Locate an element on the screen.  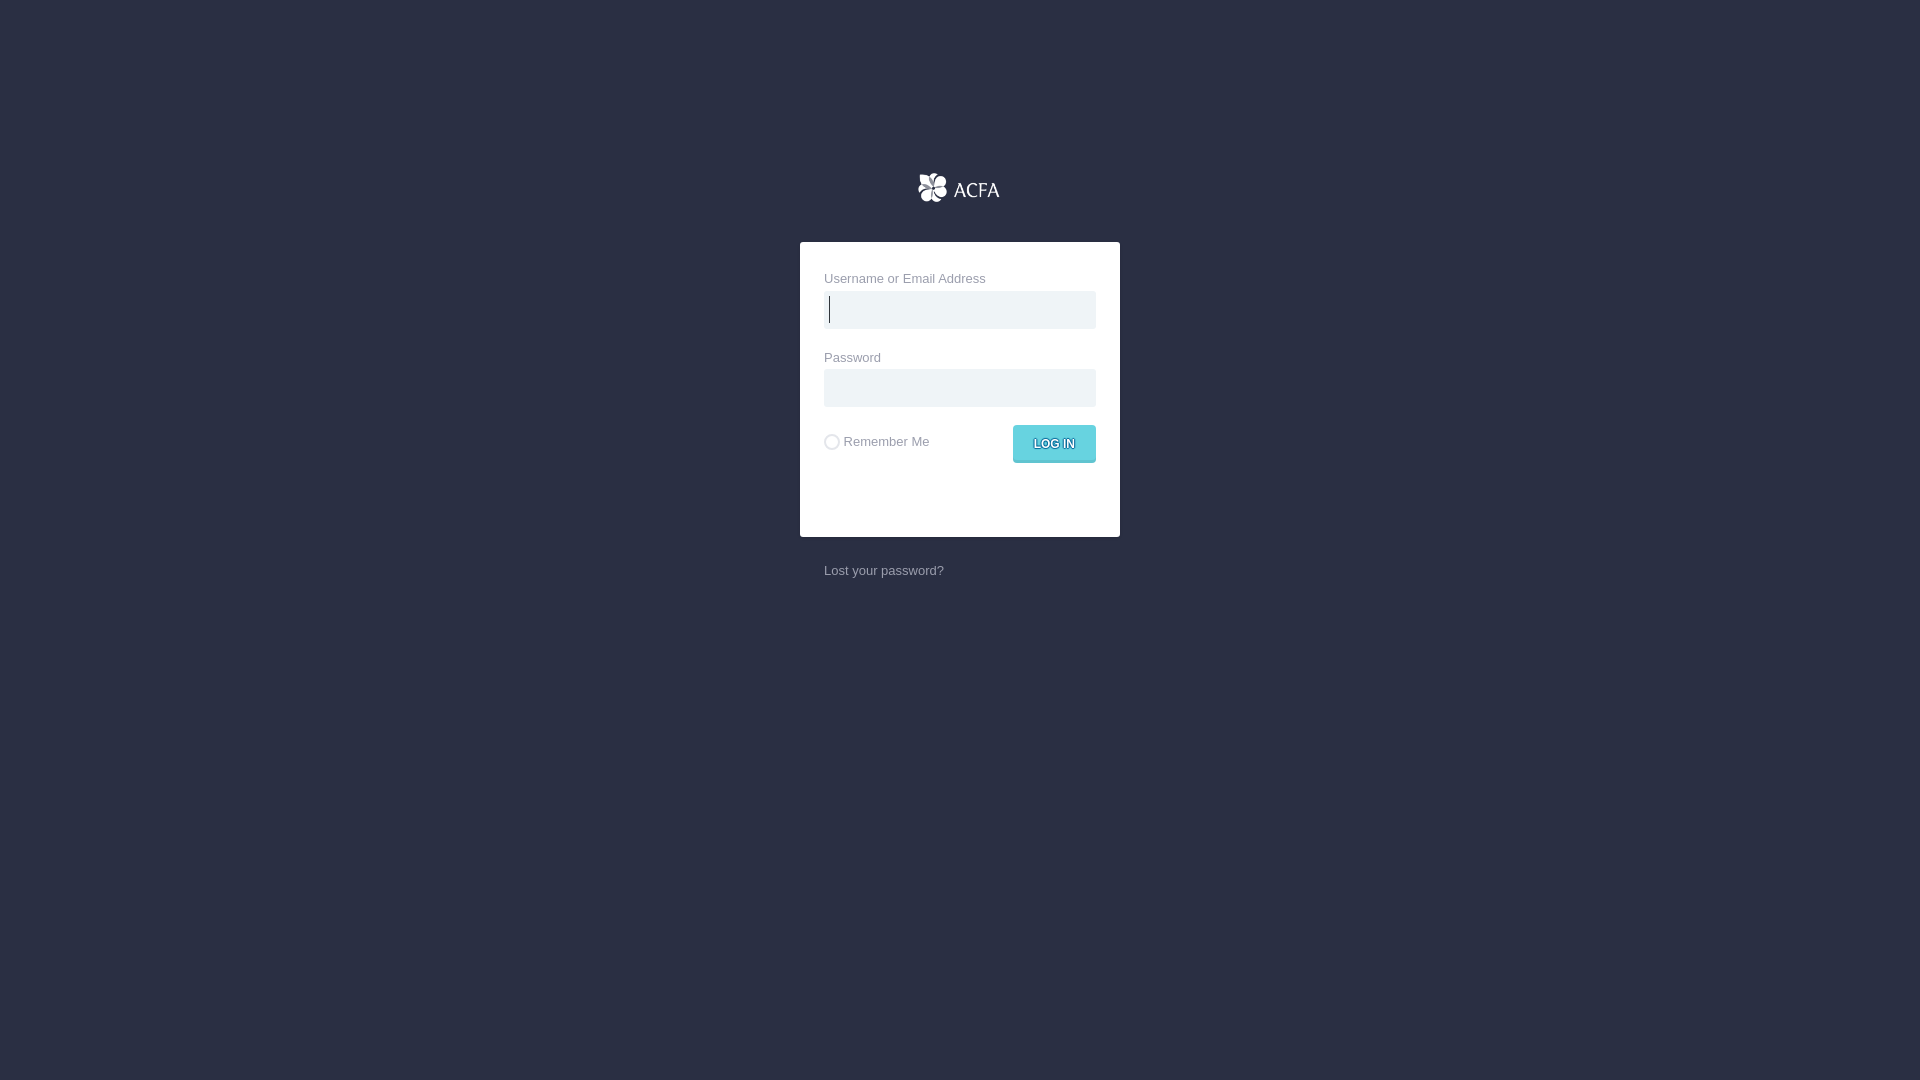
'Powered by WordPress' is located at coordinates (960, 188).